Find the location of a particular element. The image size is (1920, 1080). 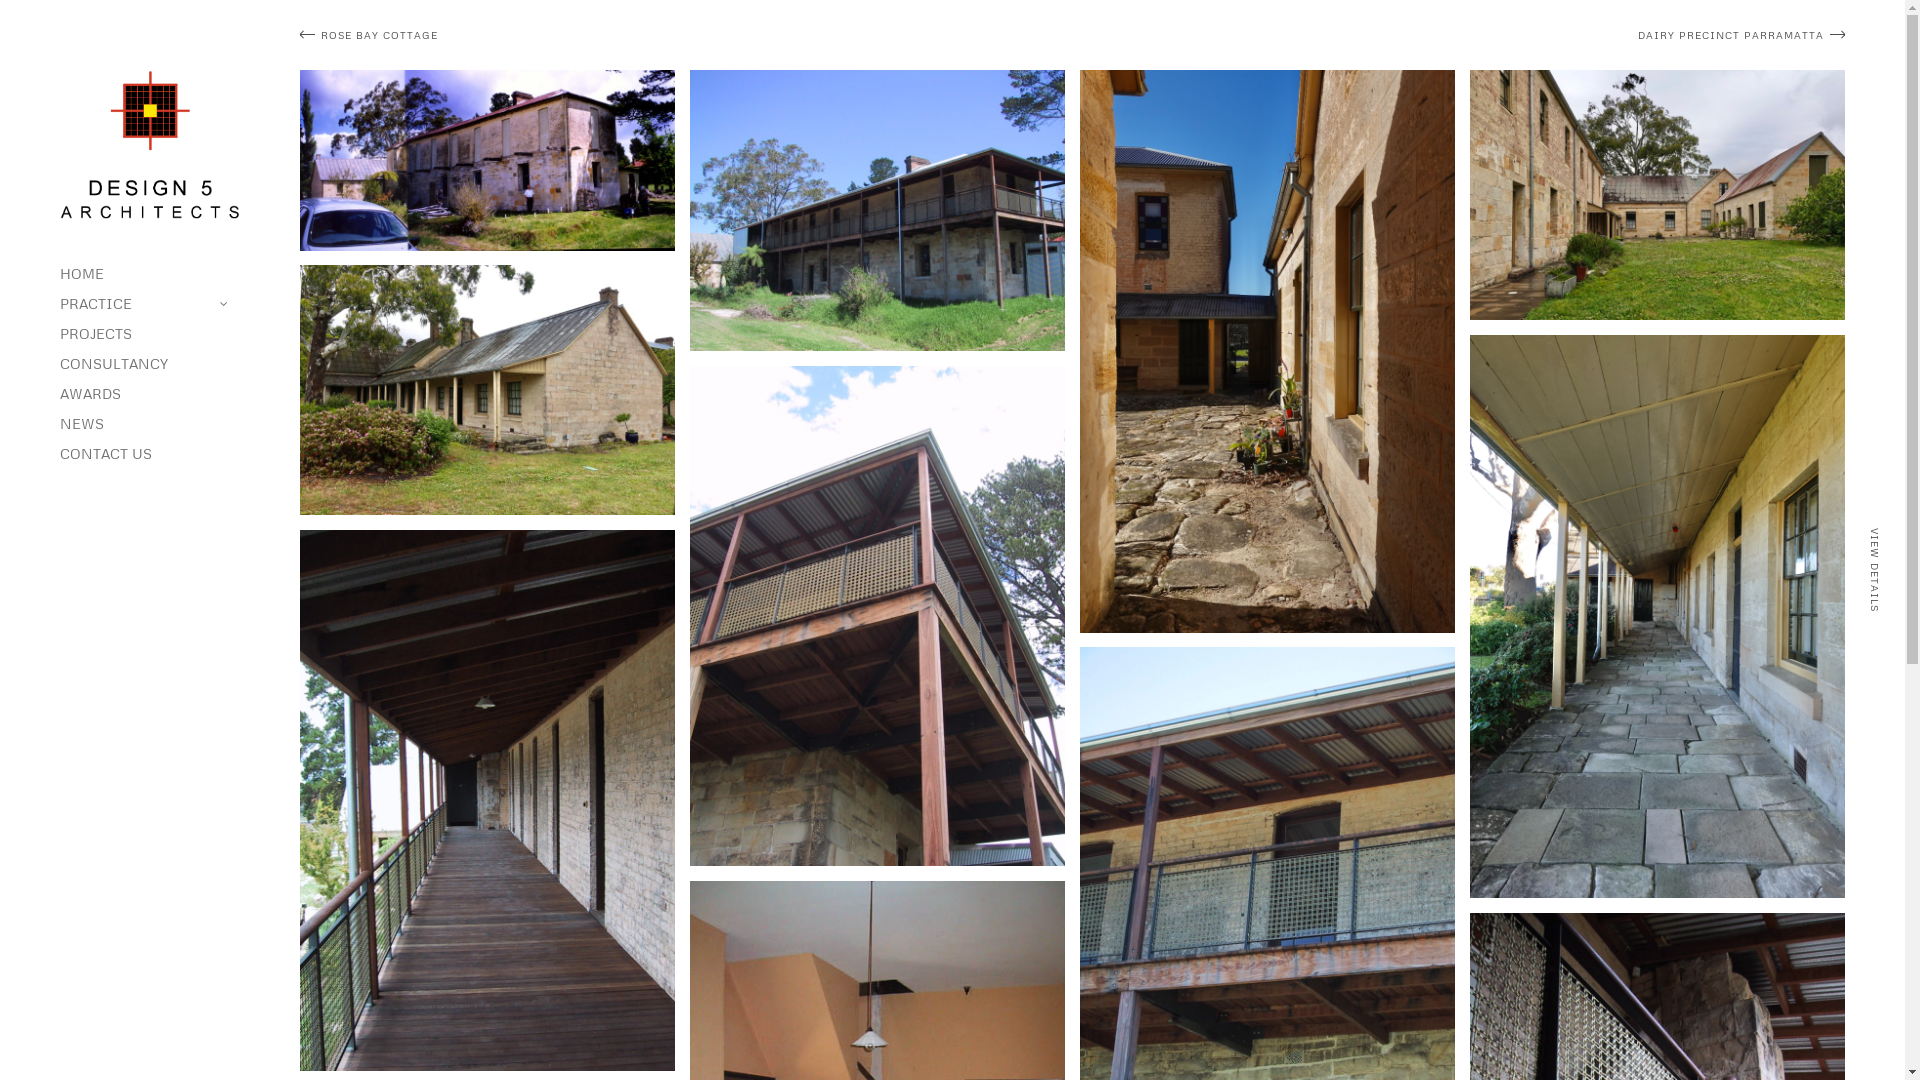

'CONTACT US' is located at coordinates (148, 454).